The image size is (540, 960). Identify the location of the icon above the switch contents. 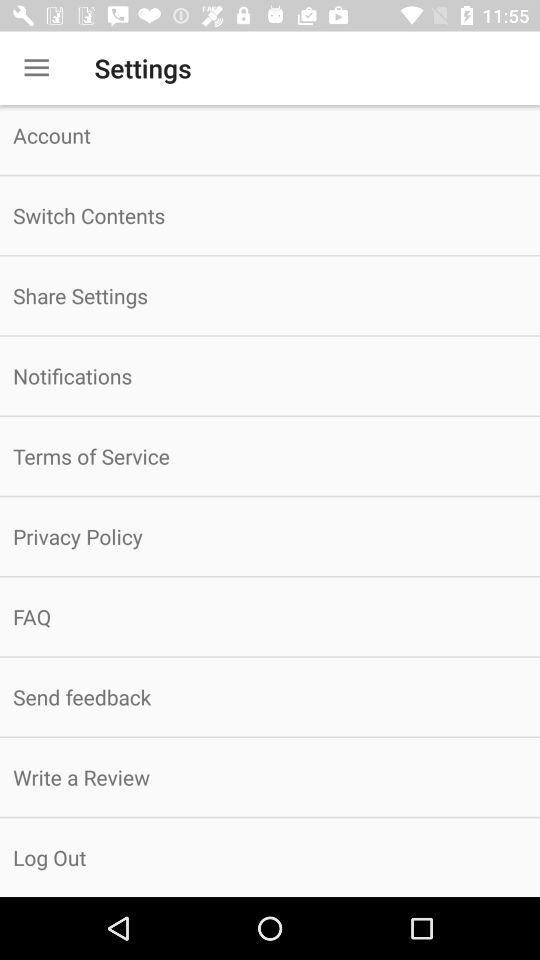
(270, 138).